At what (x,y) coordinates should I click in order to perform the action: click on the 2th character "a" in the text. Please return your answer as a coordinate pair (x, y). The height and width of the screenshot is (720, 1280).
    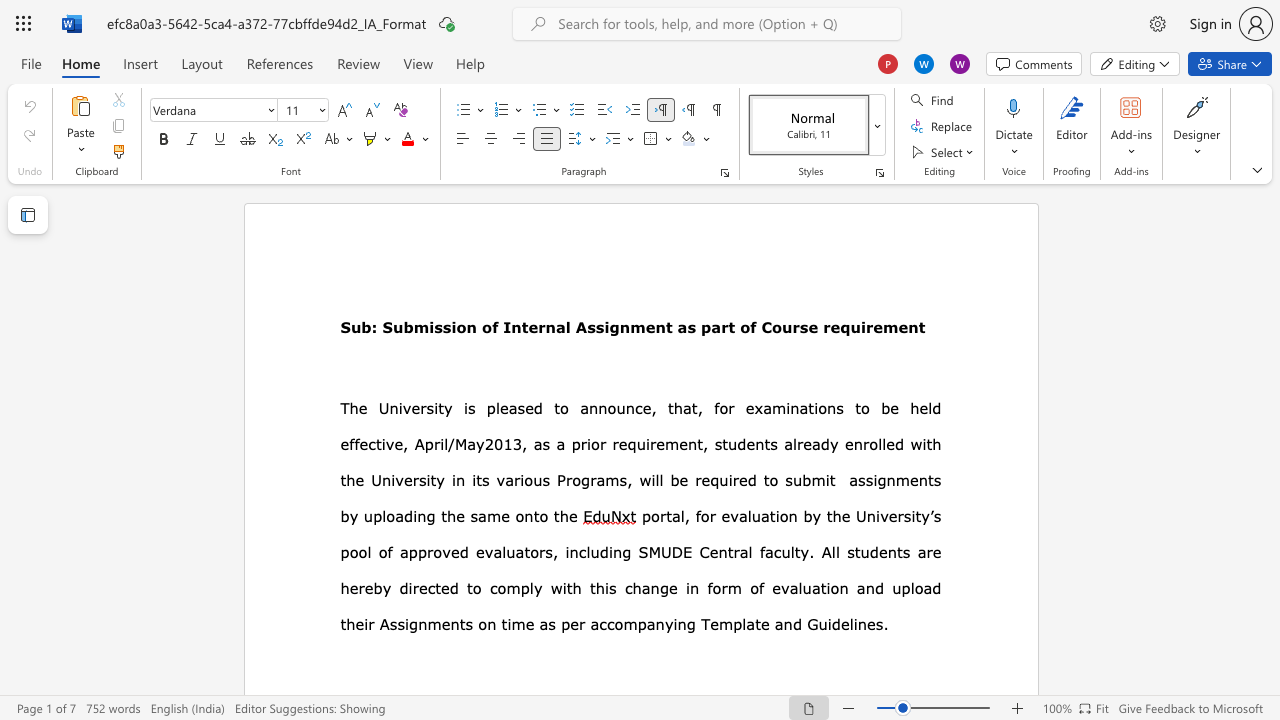
    Looking at the image, I should click on (778, 623).